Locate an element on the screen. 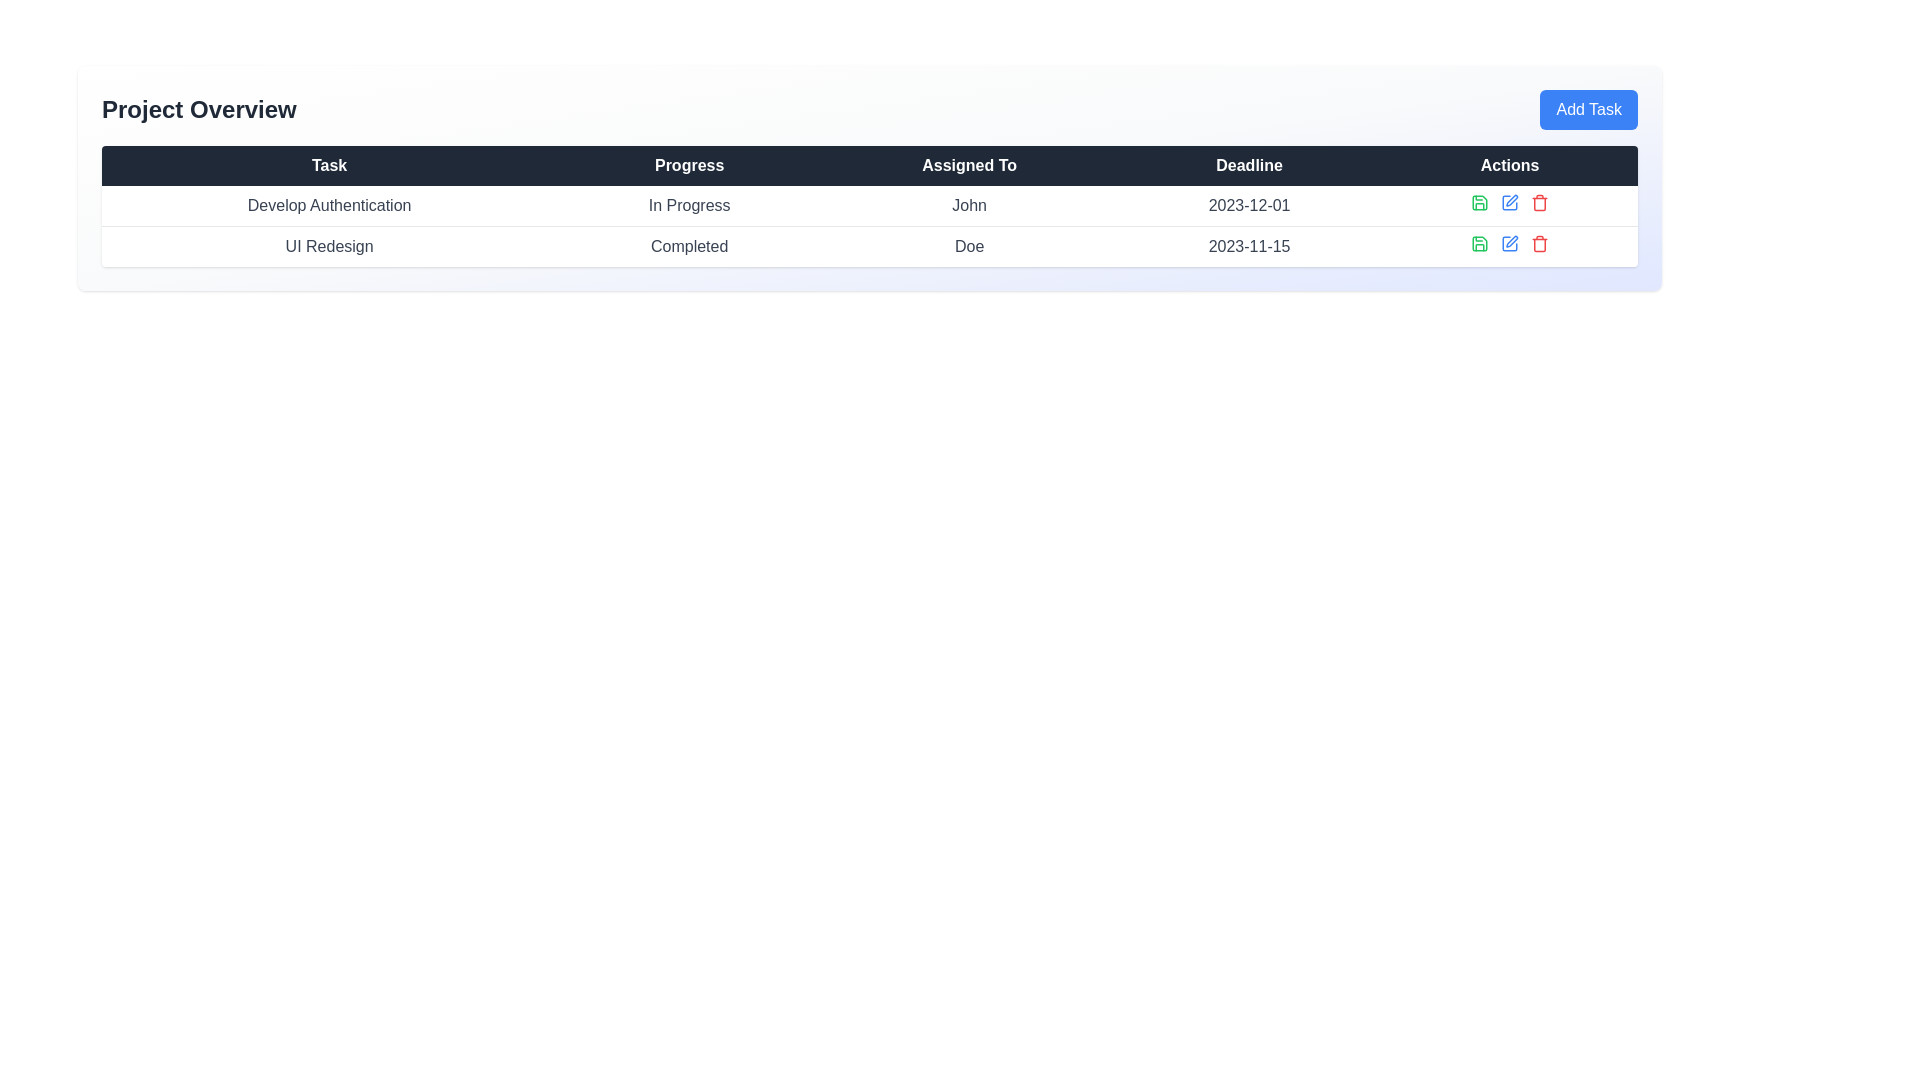 This screenshot has width=1920, height=1080. the text label displaying 'John' in the 'Assigned To' column of the table is located at coordinates (969, 206).